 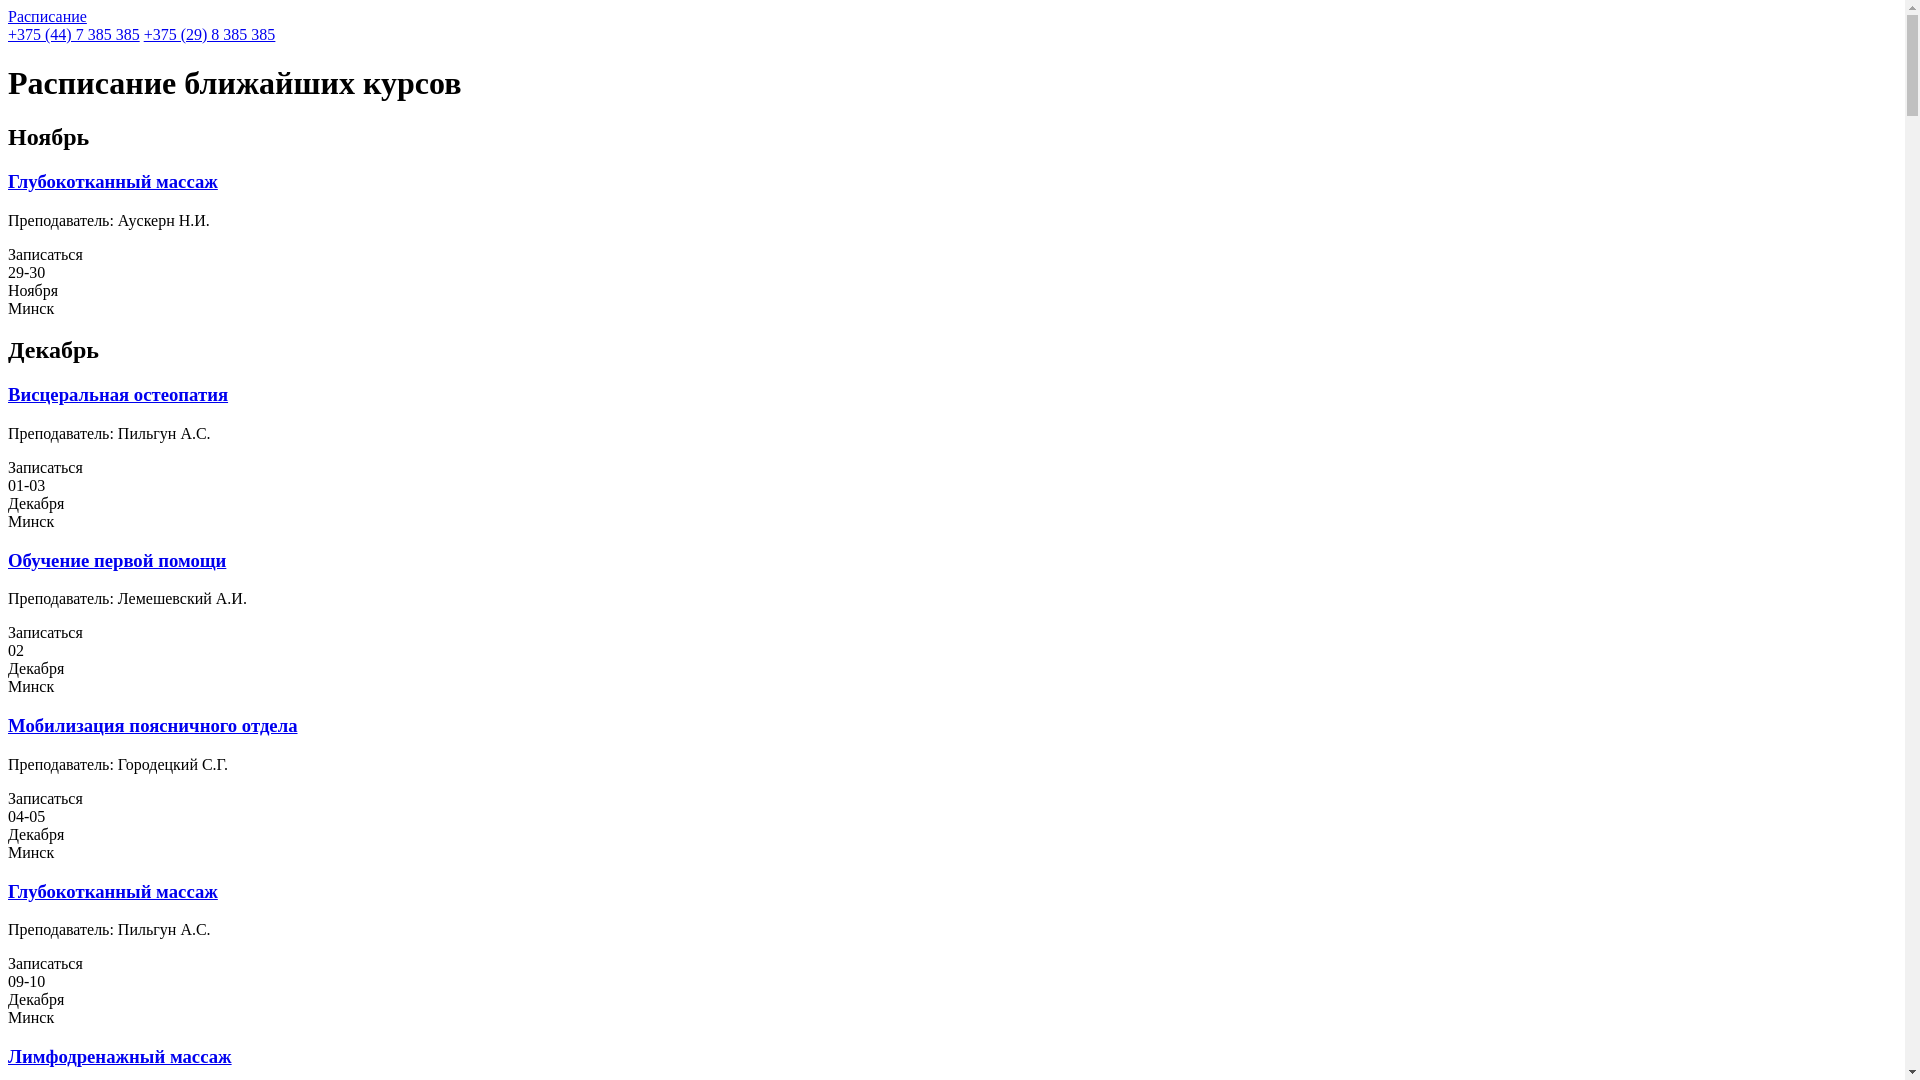 I want to click on '+375 (29) 8 385 385', so click(x=143, y=34).